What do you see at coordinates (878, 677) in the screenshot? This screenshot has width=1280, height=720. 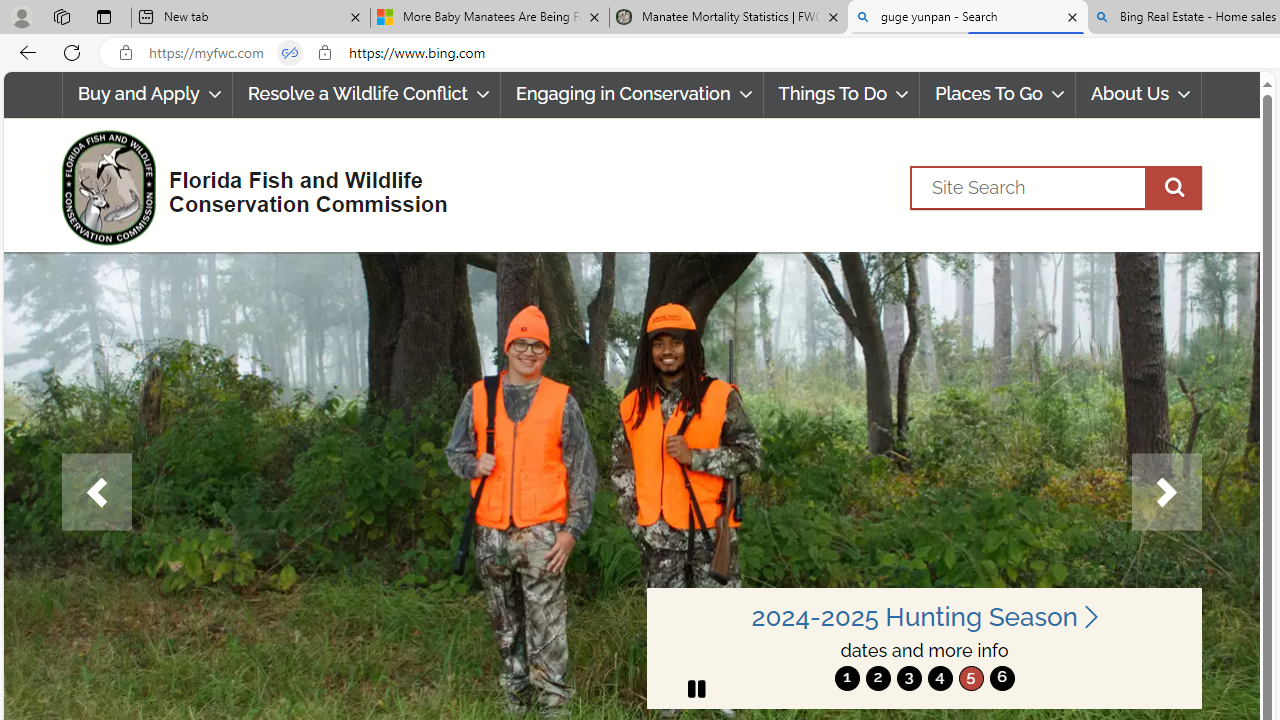 I see `'move to slide 2'` at bounding box center [878, 677].